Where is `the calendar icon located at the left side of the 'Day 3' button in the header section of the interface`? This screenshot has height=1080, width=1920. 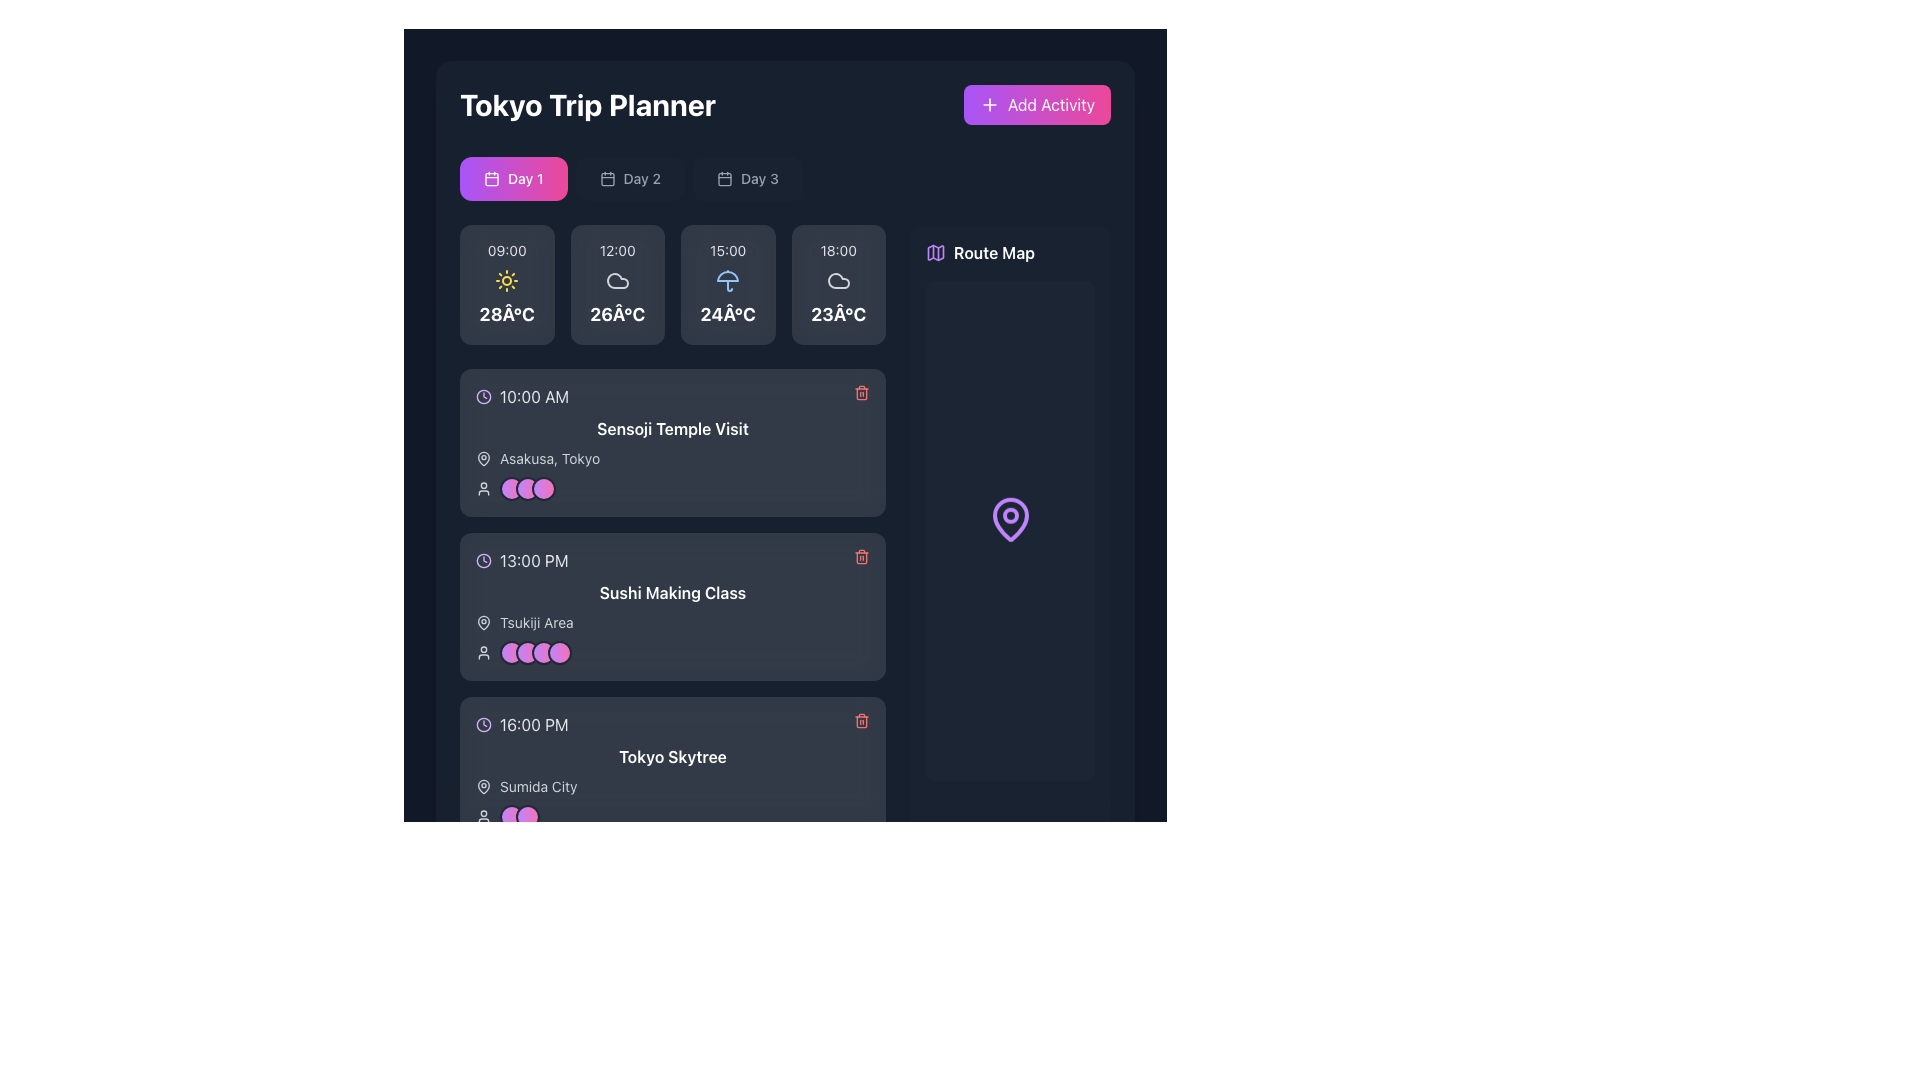
the calendar icon located at the left side of the 'Day 3' button in the header section of the interface is located at coordinates (723, 177).